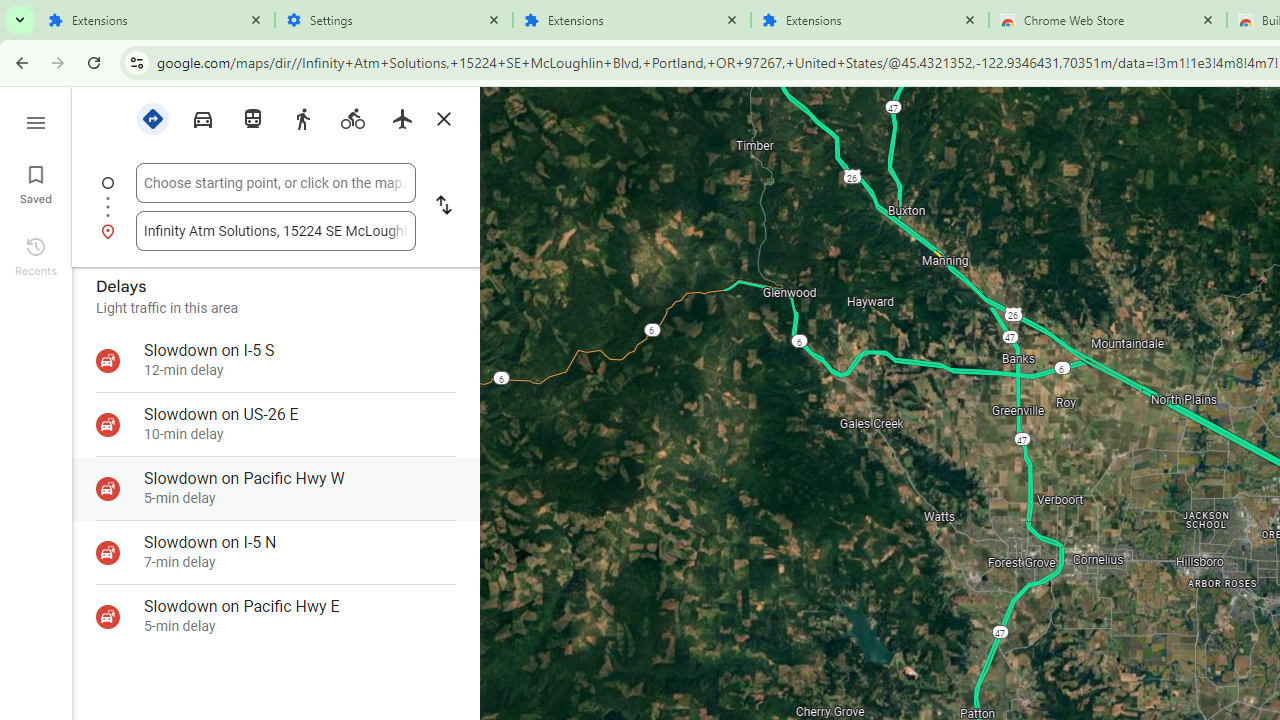 The image size is (1280, 720). Describe the element at coordinates (394, 20) in the screenshot. I see `'Settings'` at that location.